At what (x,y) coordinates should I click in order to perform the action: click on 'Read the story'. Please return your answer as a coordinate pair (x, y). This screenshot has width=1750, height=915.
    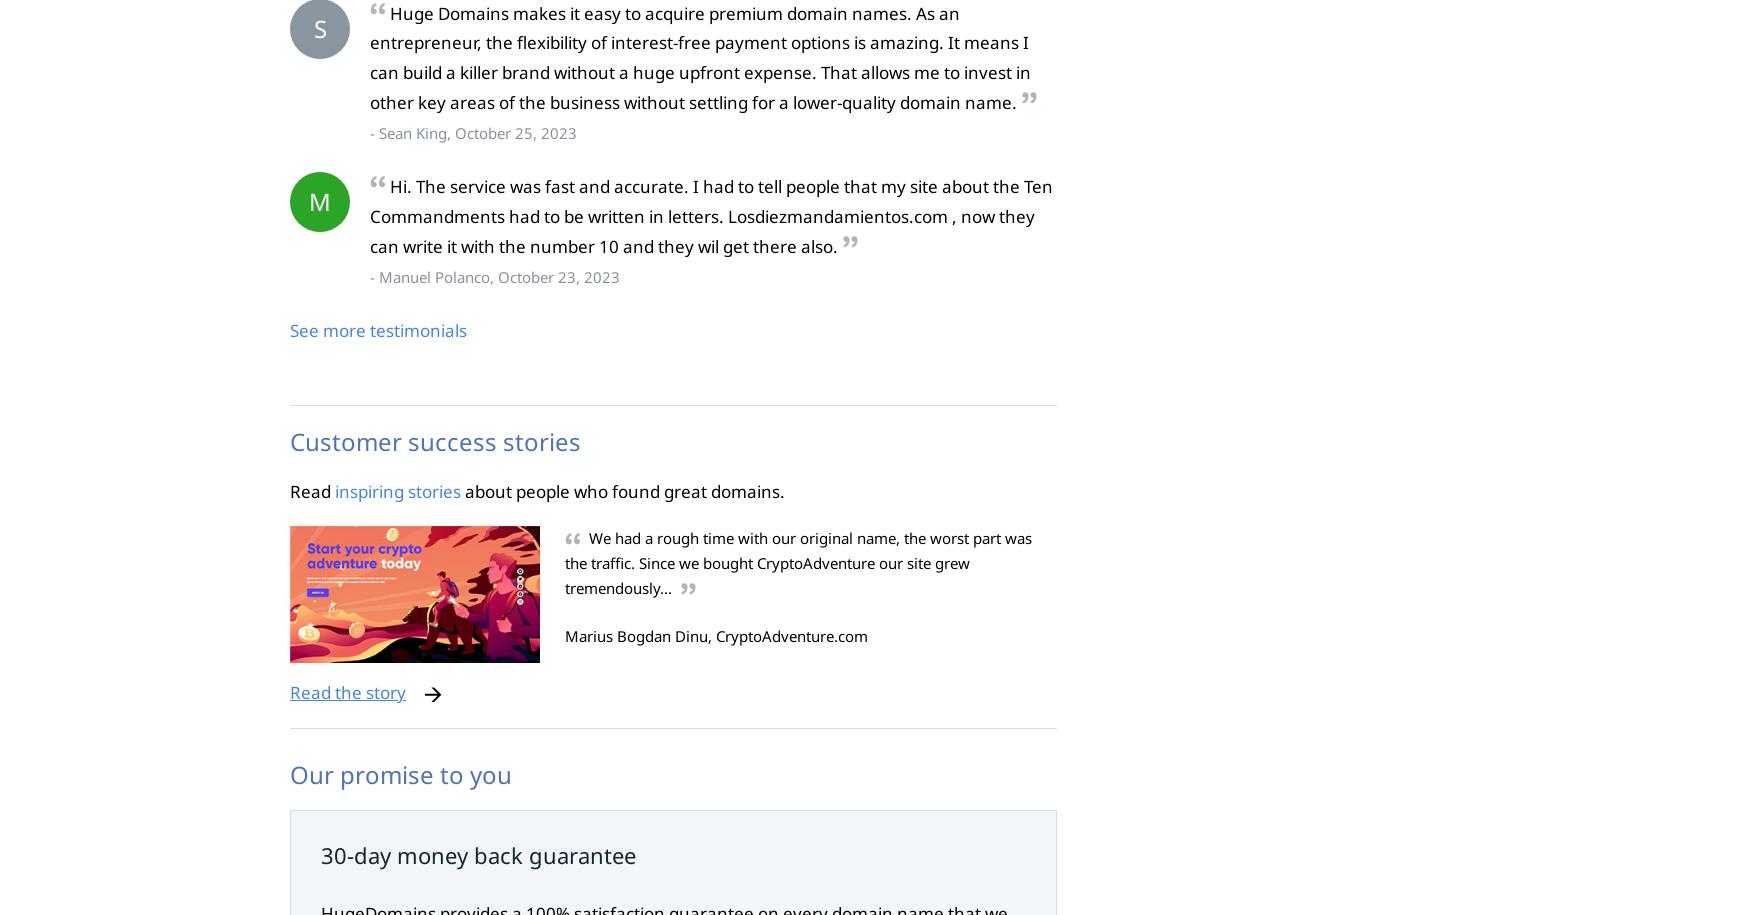
    Looking at the image, I should click on (348, 690).